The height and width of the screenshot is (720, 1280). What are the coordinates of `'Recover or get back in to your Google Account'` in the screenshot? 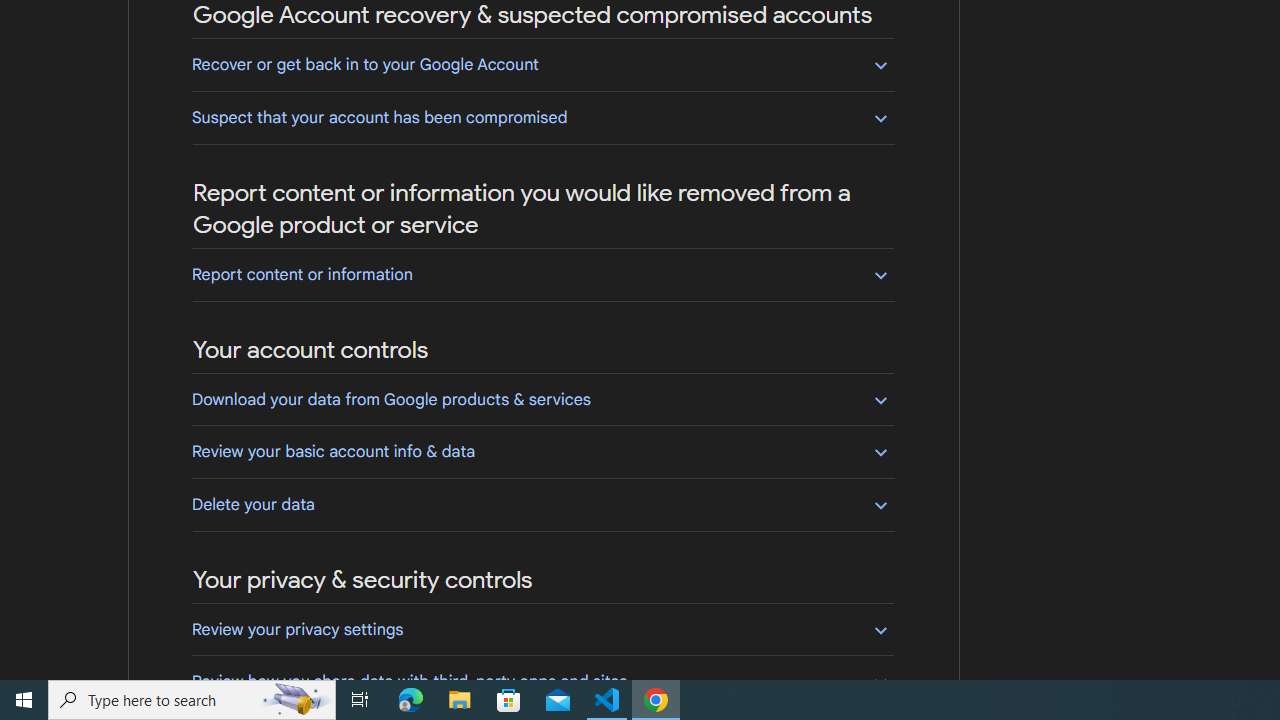 It's located at (542, 63).